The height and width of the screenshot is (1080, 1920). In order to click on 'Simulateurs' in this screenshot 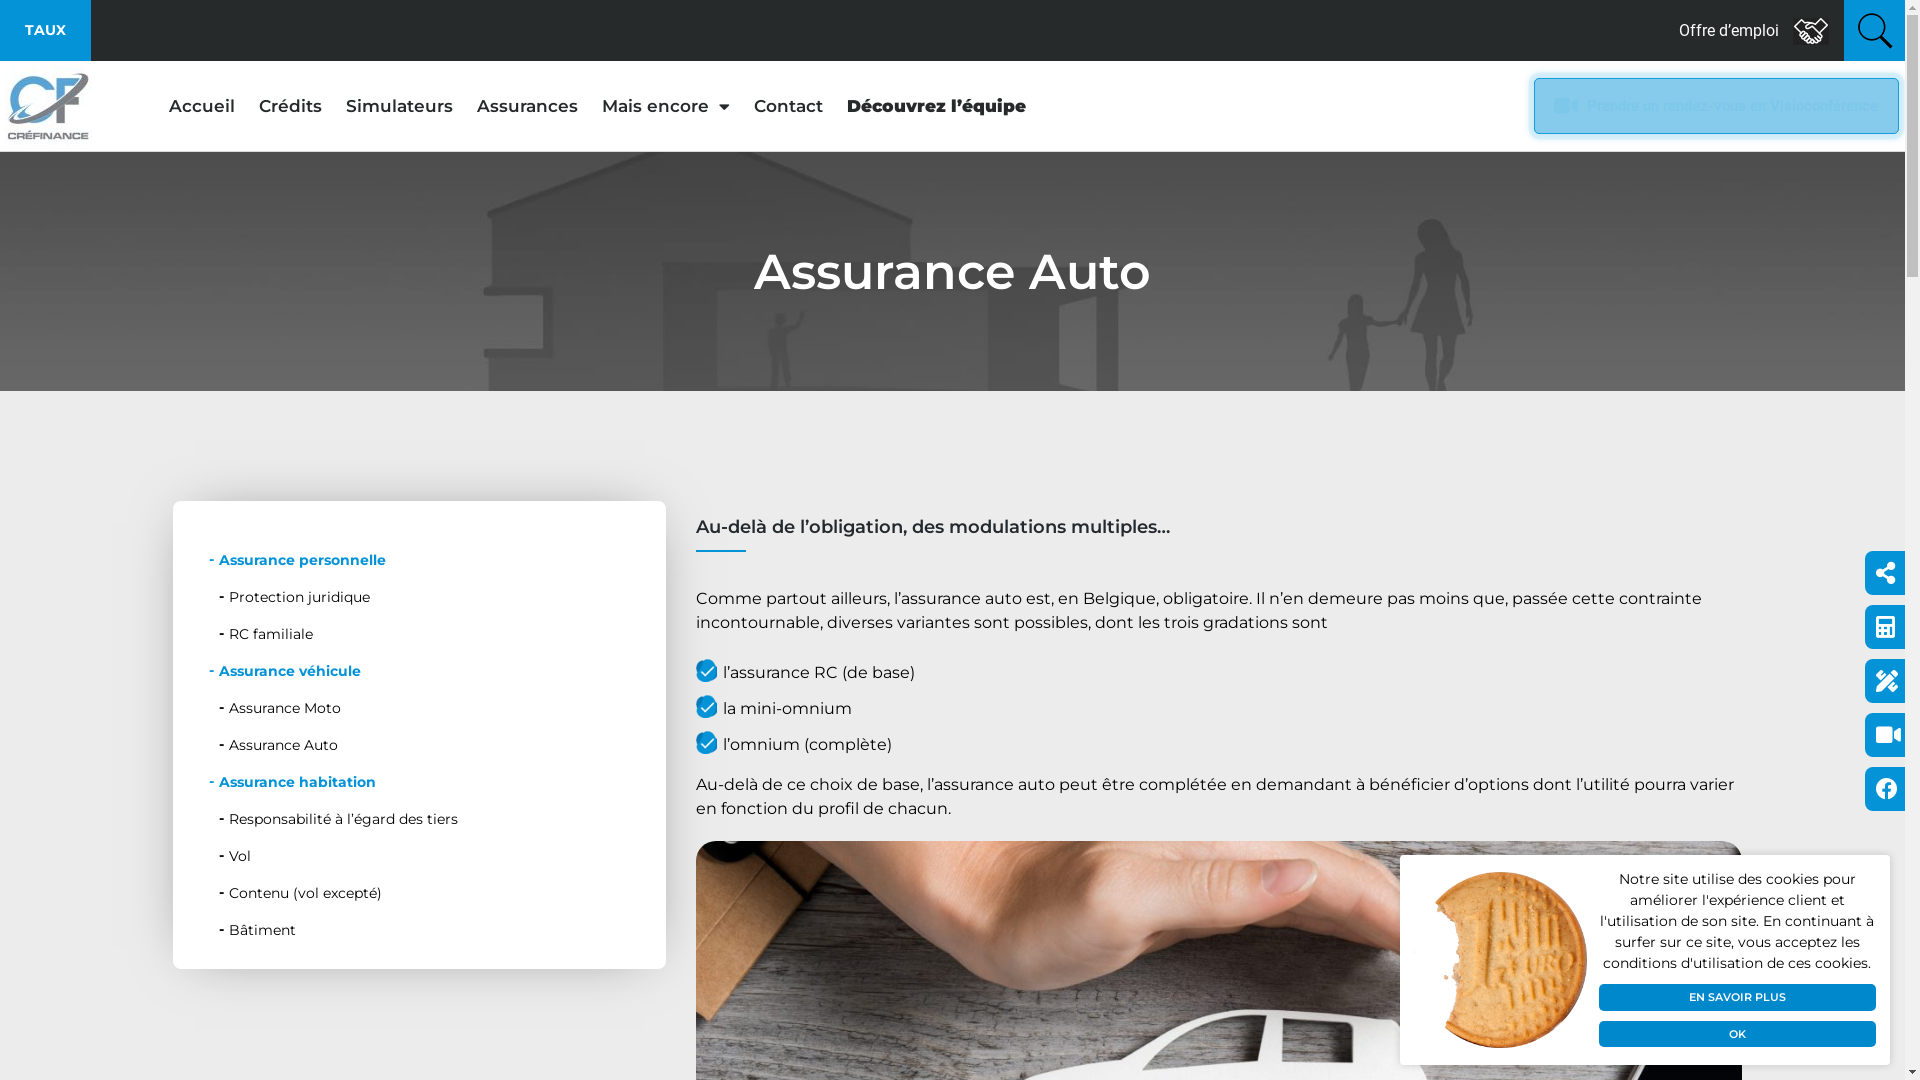, I will do `click(399, 105)`.